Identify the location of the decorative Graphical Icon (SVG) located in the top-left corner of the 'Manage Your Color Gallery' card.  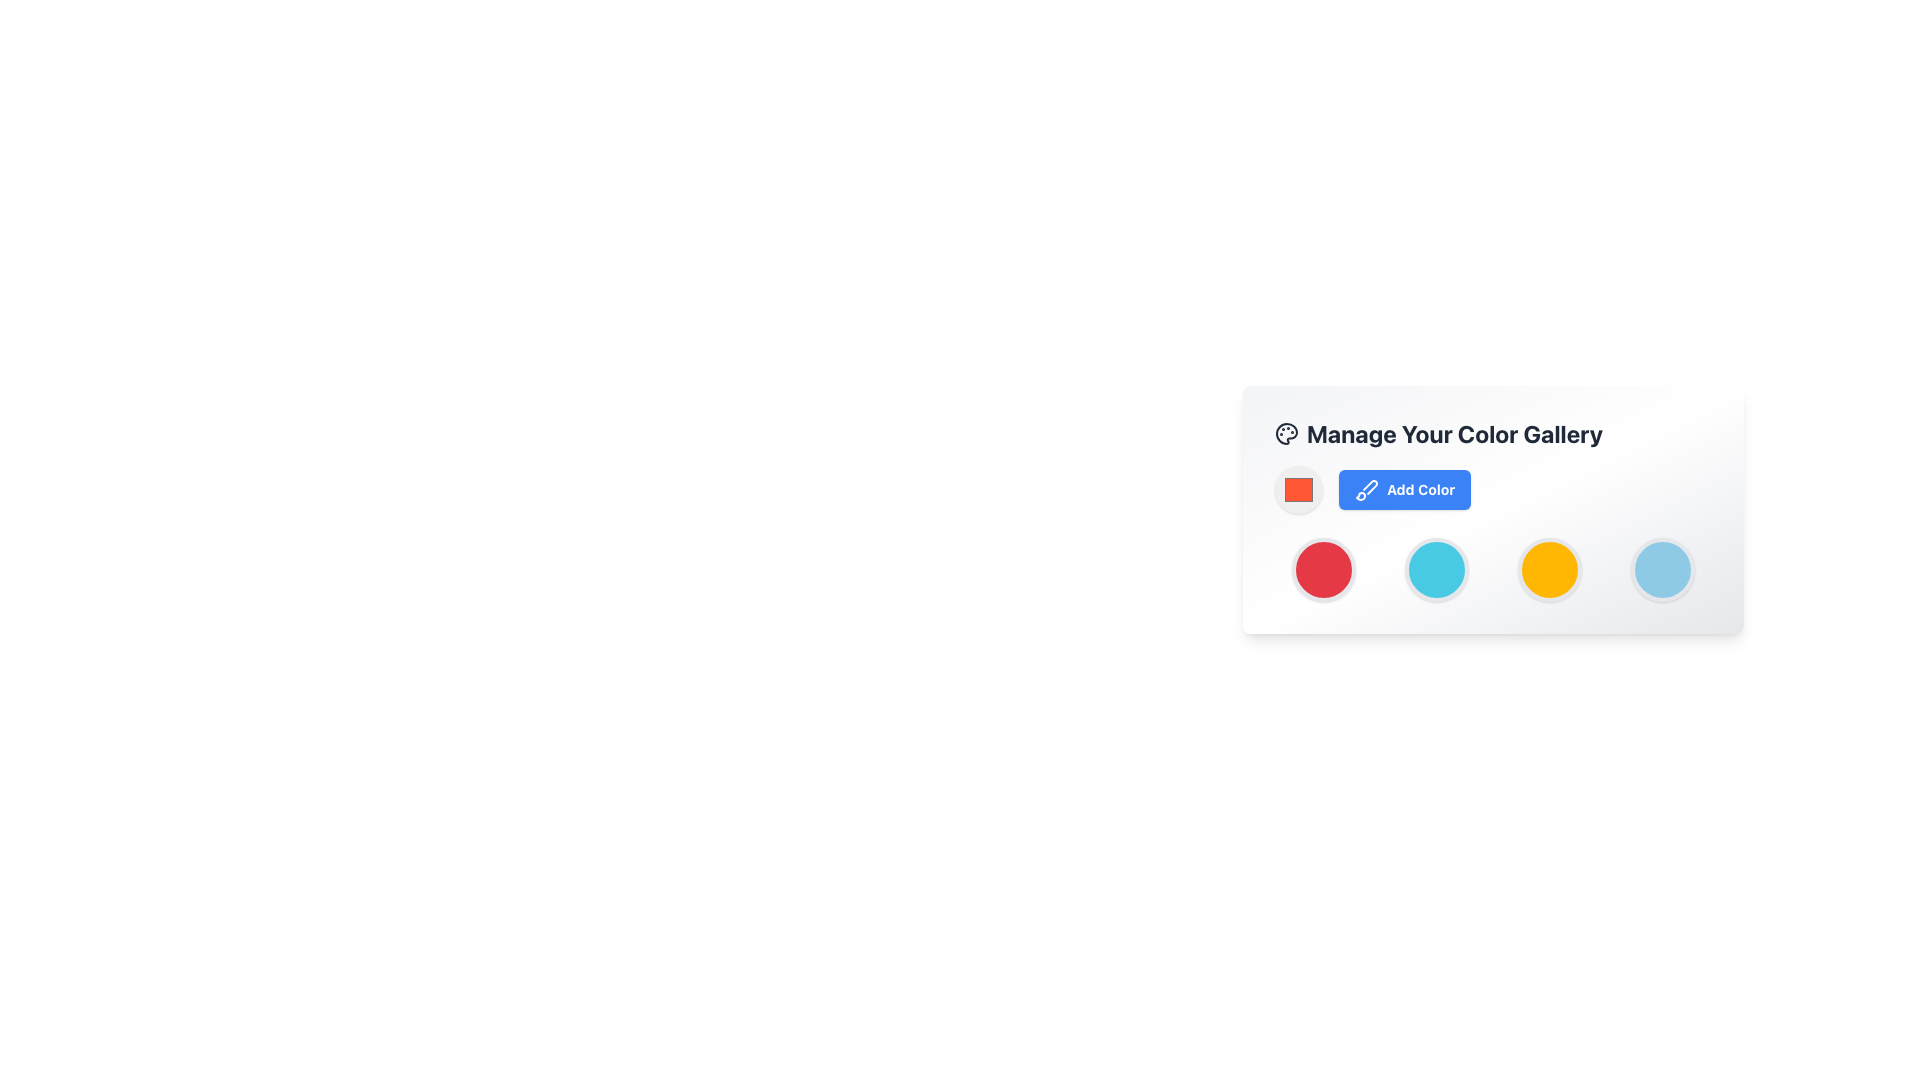
(1286, 433).